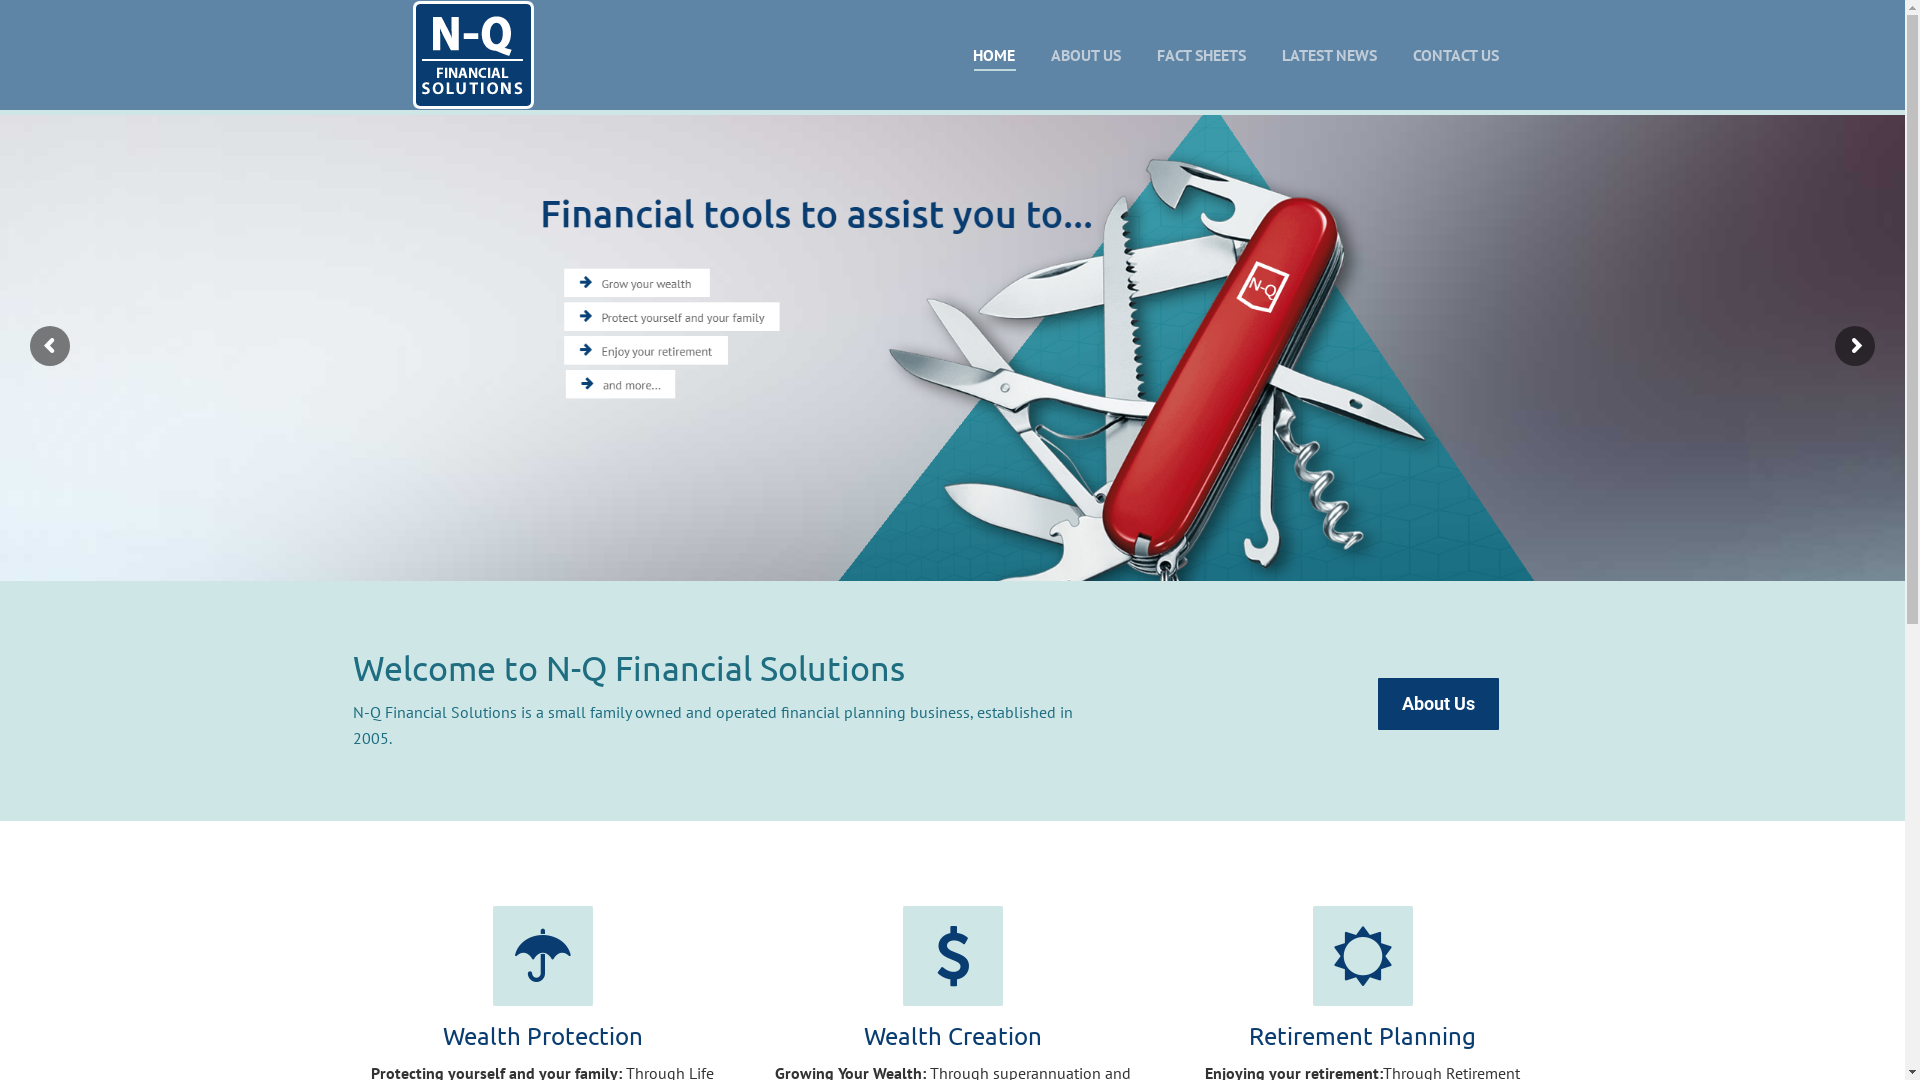 The image size is (1920, 1080). I want to click on 'FACT SHEETS', so click(1200, 53).